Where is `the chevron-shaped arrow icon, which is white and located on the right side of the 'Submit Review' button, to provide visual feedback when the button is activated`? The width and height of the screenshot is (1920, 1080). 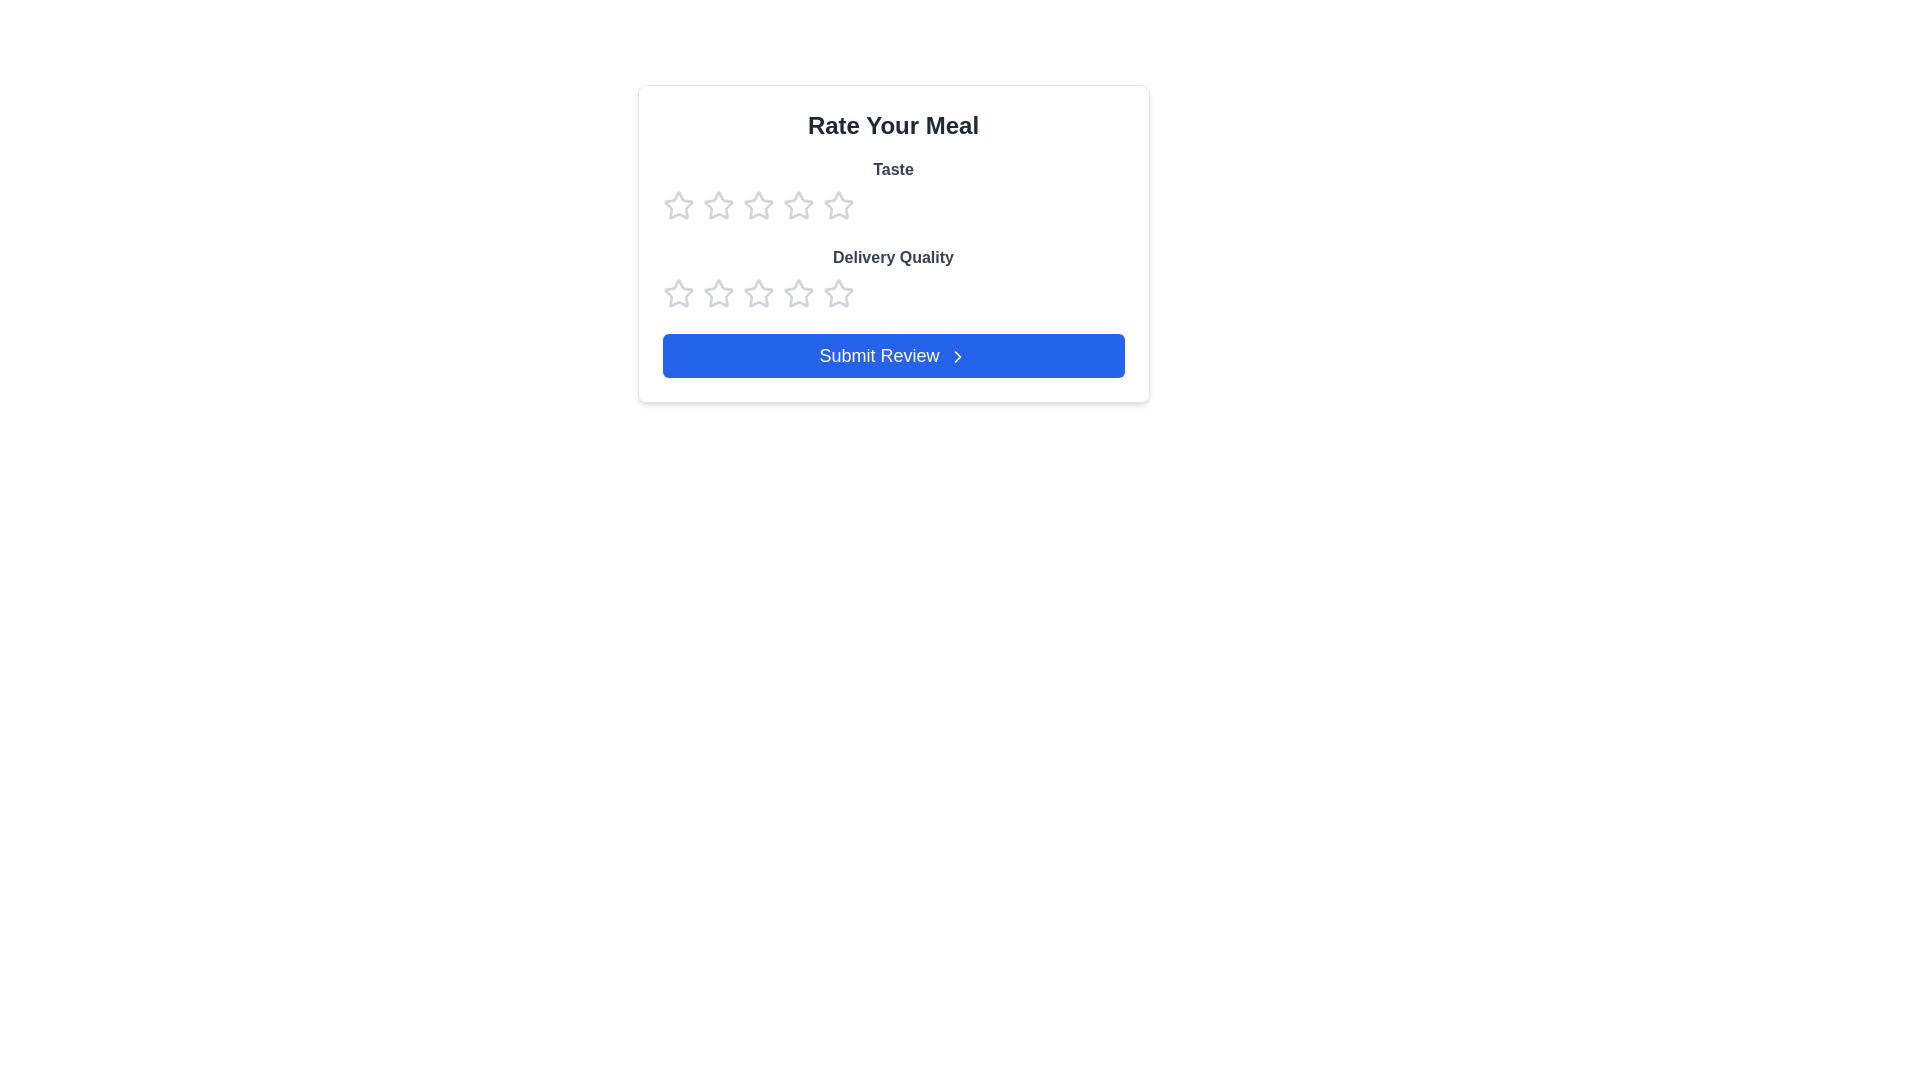 the chevron-shaped arrow icon, which is white and located on the right side of the 'Submit Review' button, to provide visual feedback when the button is activated is located at coordinates (956, 356).